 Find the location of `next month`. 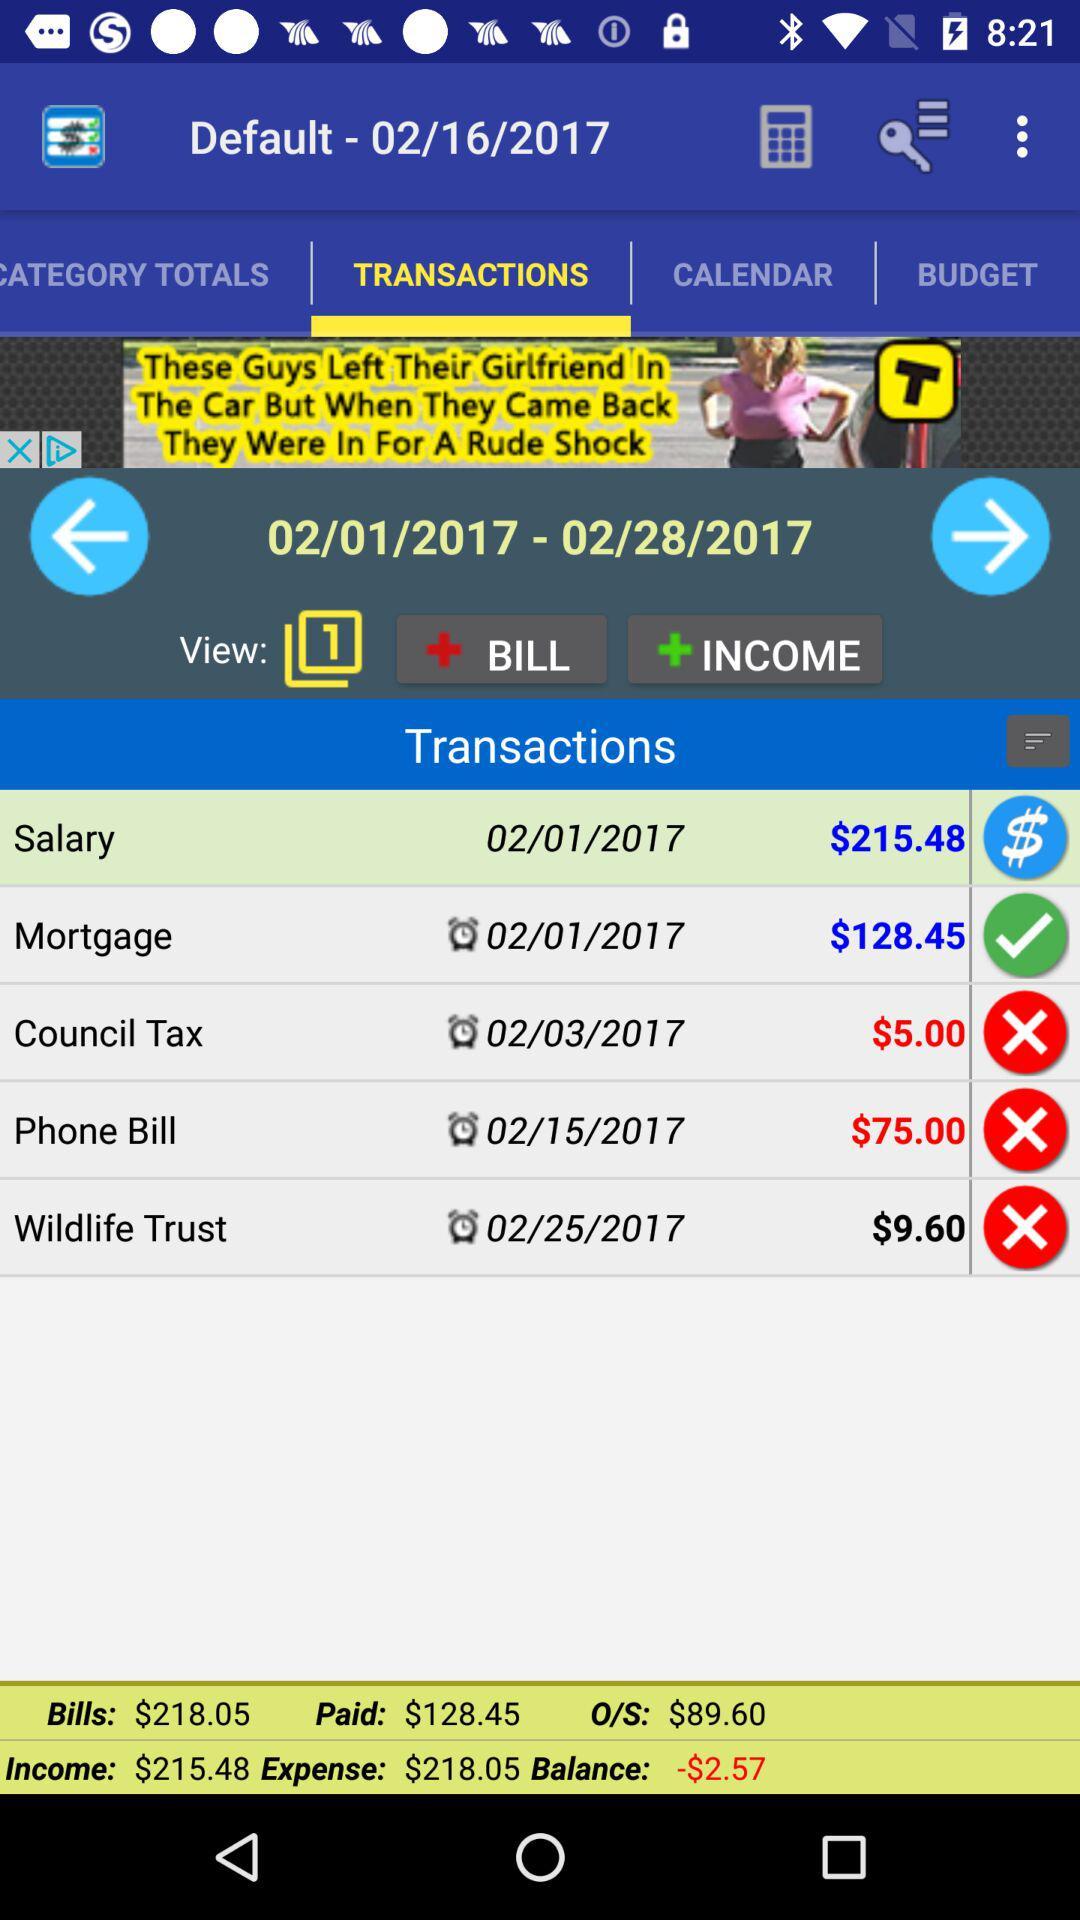

next month is located at coordinates (990, 536).